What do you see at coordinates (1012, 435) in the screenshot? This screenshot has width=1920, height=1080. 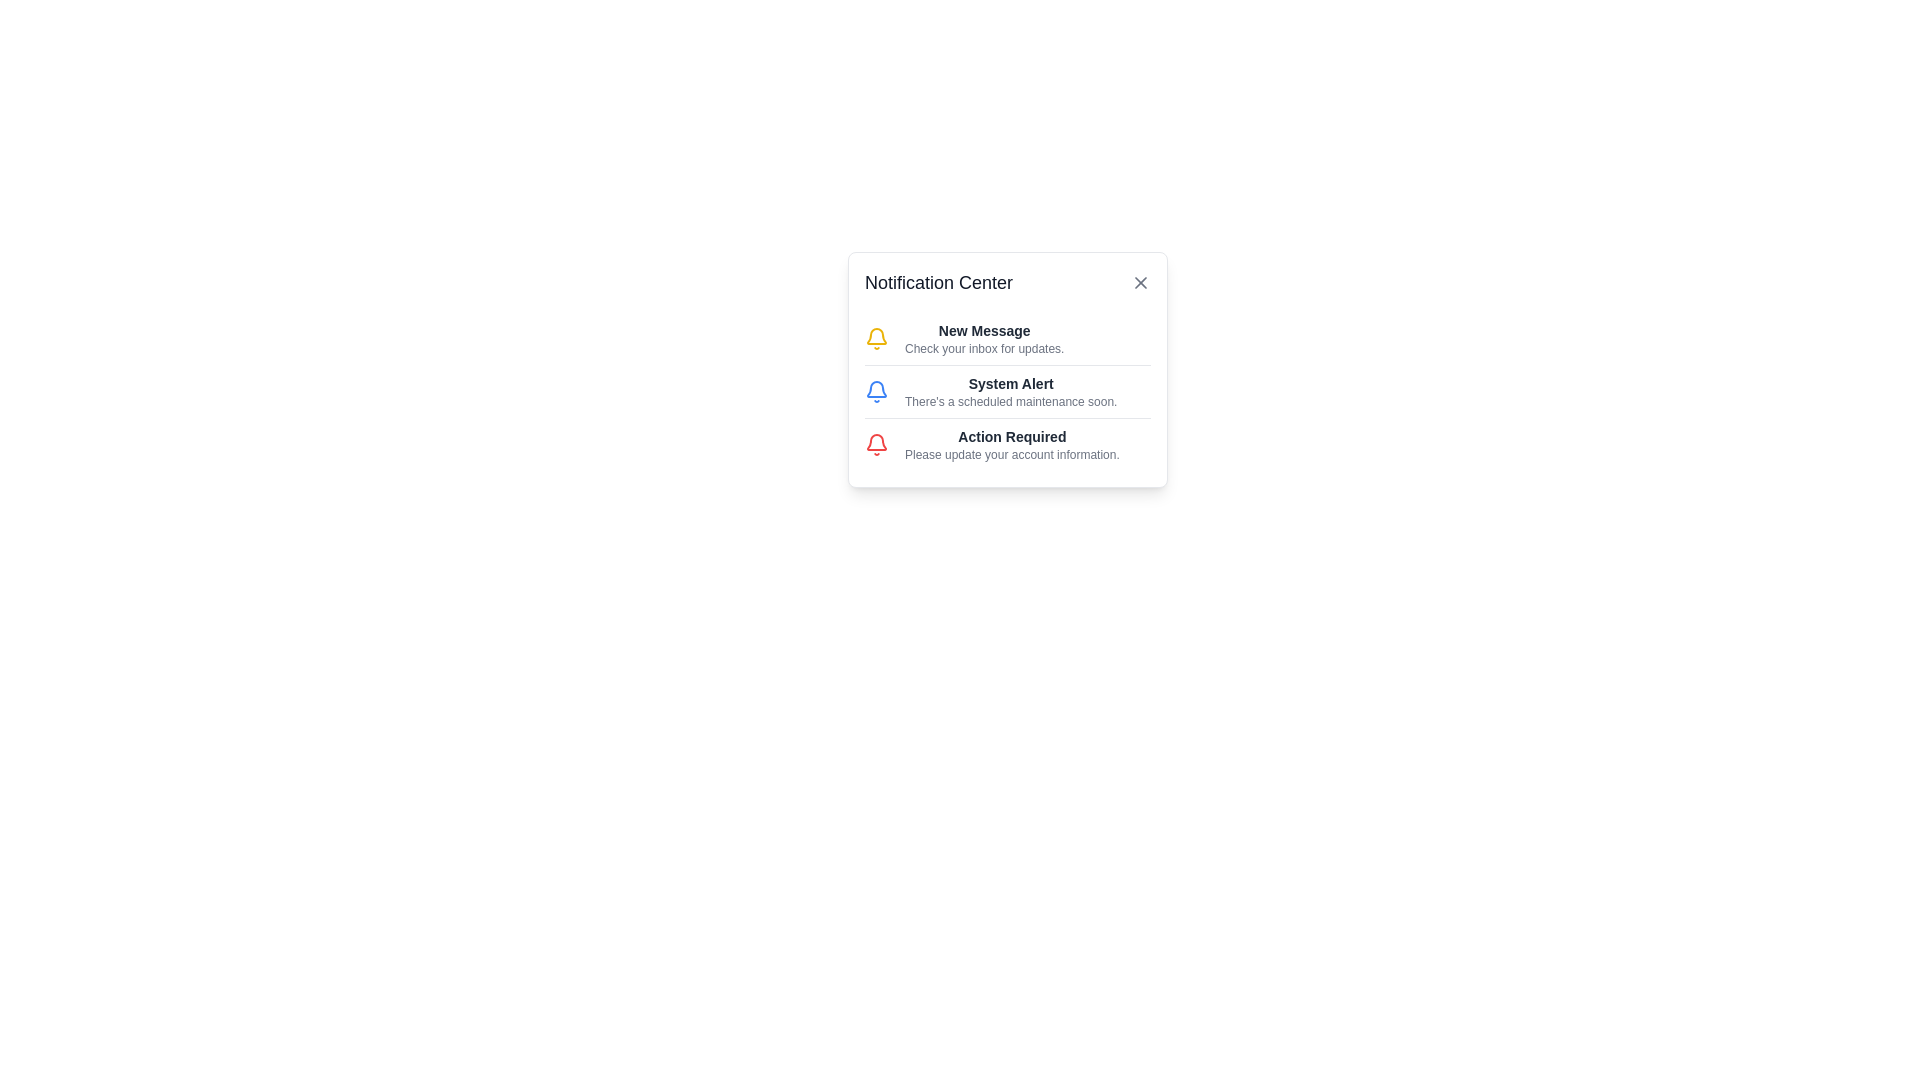 I see `the important notification text label located in the notification card under the 'Notification Center' header, which is the third notification in the list` at bounding box center [1012, 435].